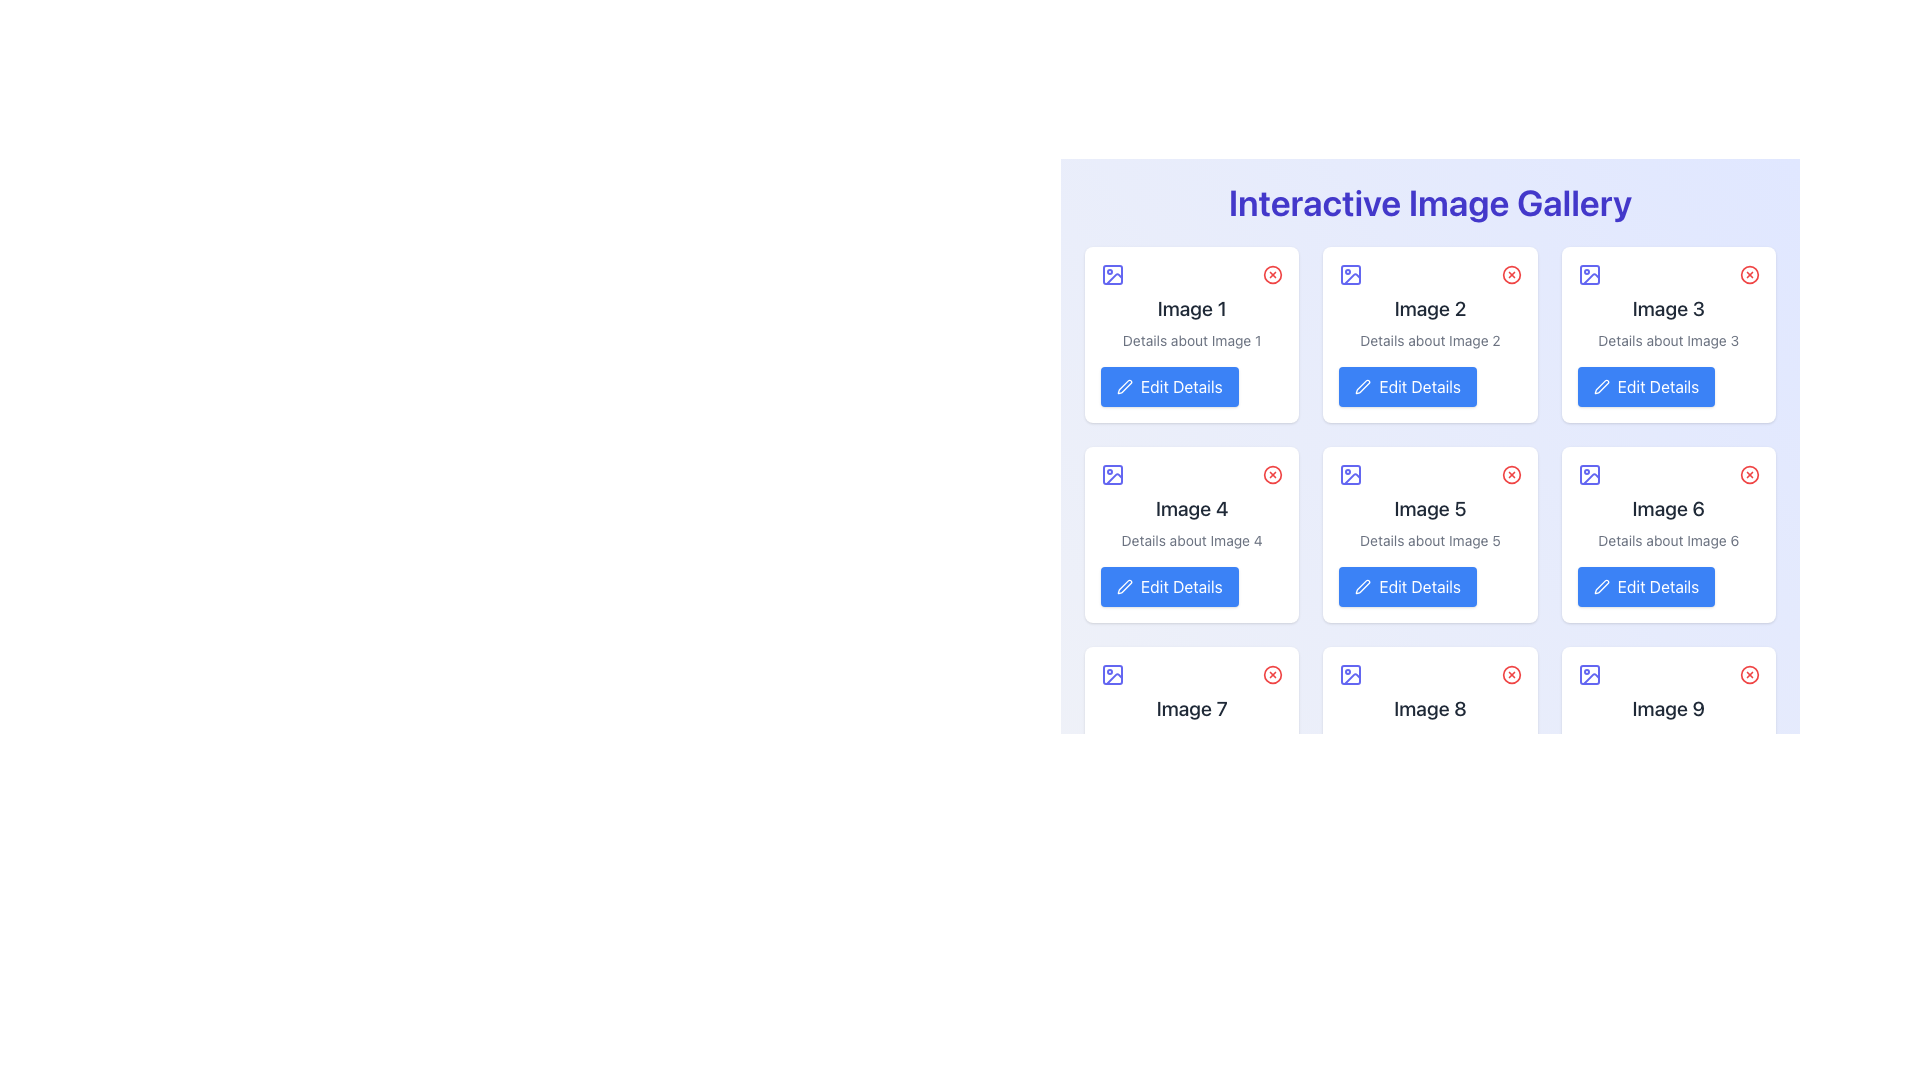 The image size is (1920, 1080). Describe the element at coordinates (1588, 675) in the screenshot. I see `the SVG Icon located at the top-left corner of the card labeled 'Image 9', positioned to the left of the red 'delete' icon` at that location.